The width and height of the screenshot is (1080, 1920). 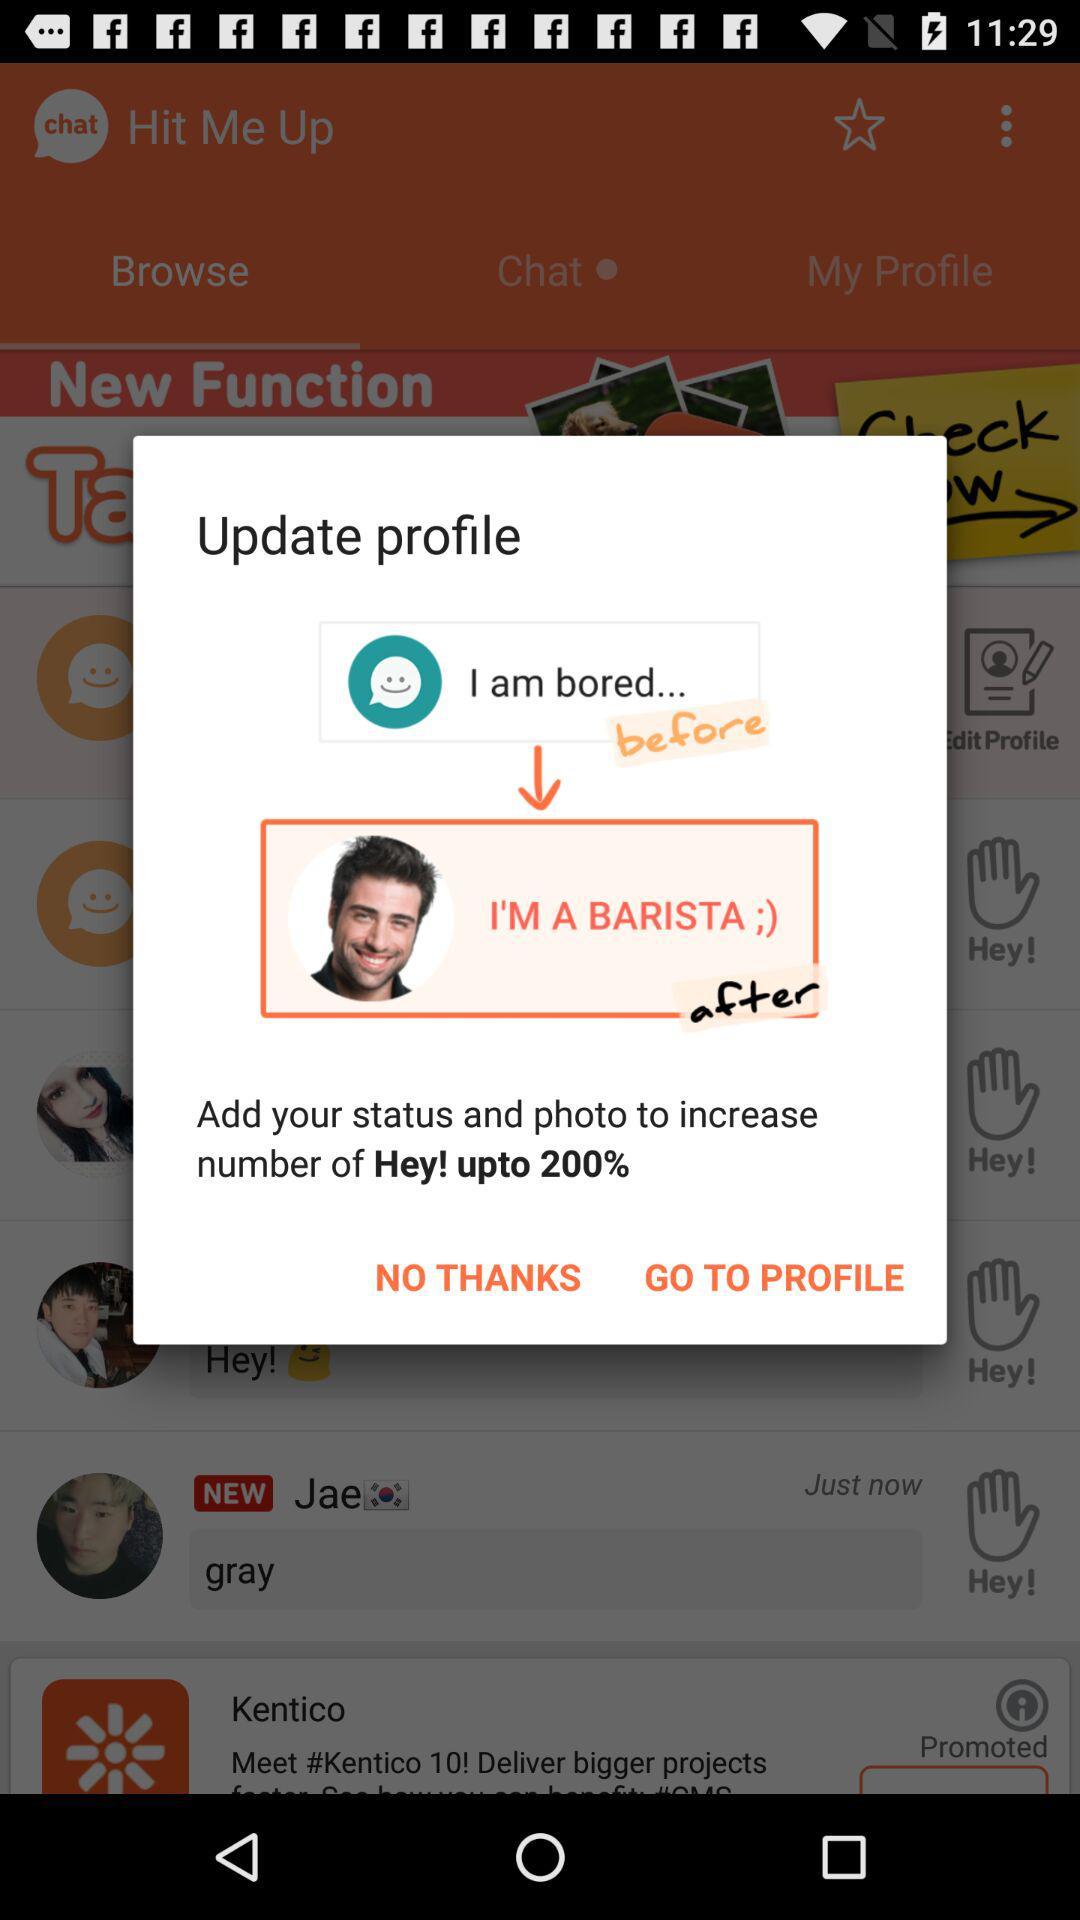 I want to click on item next to the no thanks icon, so click(x=773, y=1275).